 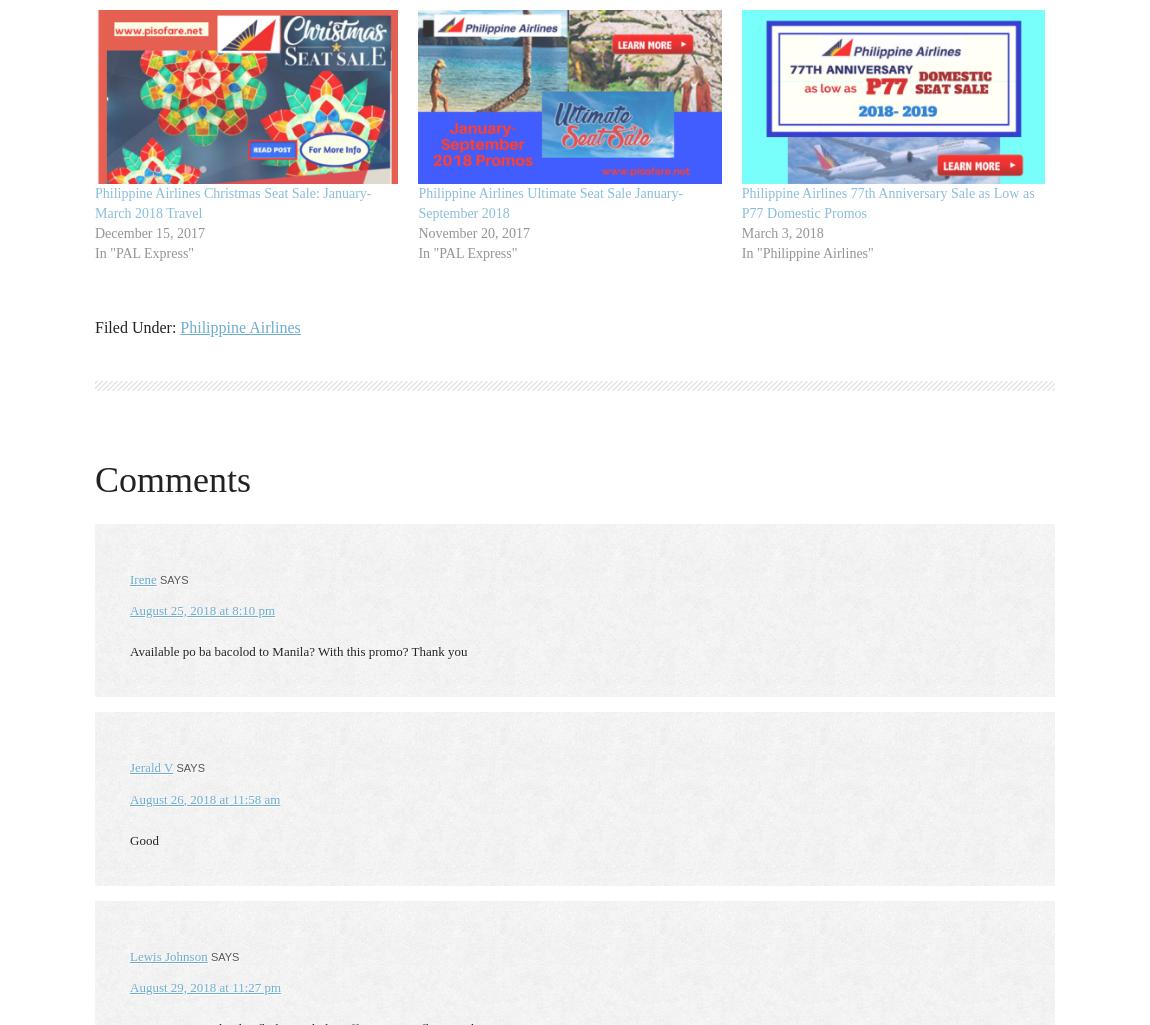 I want to click on 'Good', so click(x=142, y=839).